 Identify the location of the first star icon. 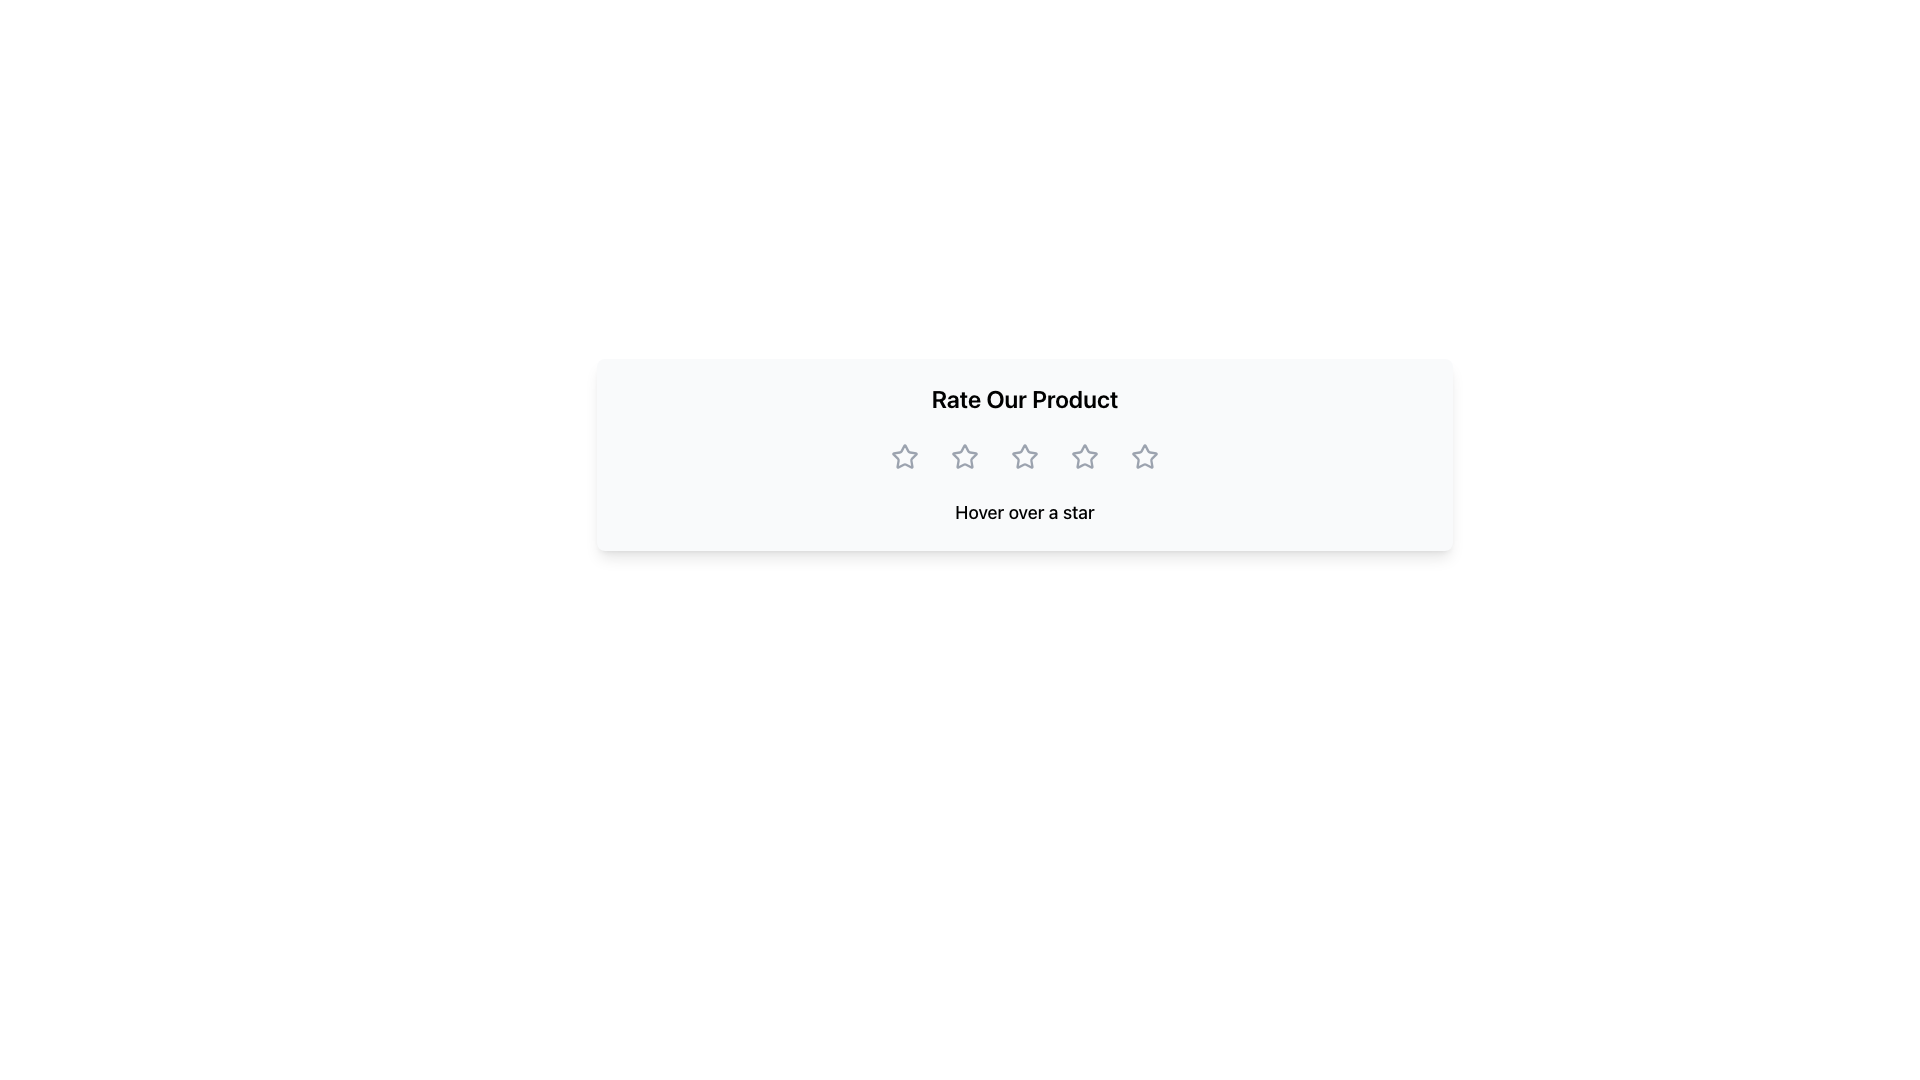
(902, 455).